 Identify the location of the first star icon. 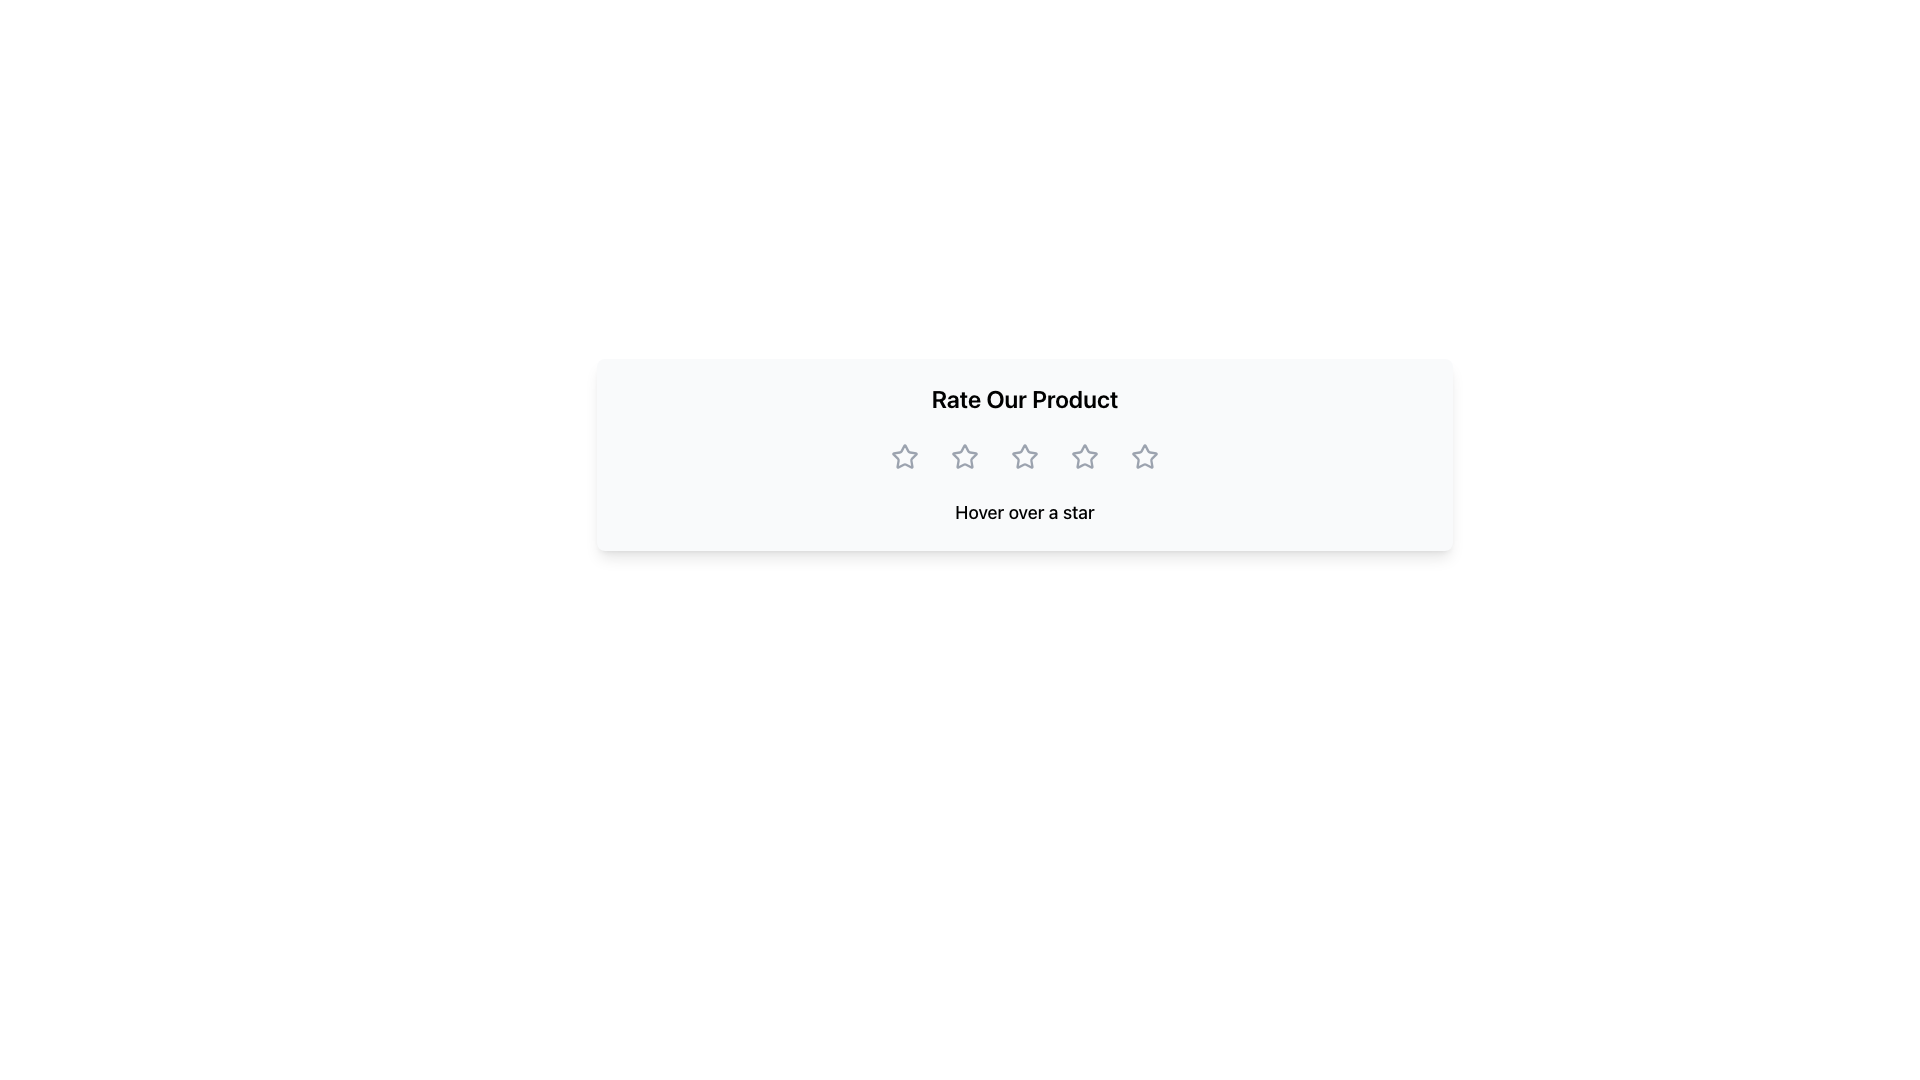
(902, 455).